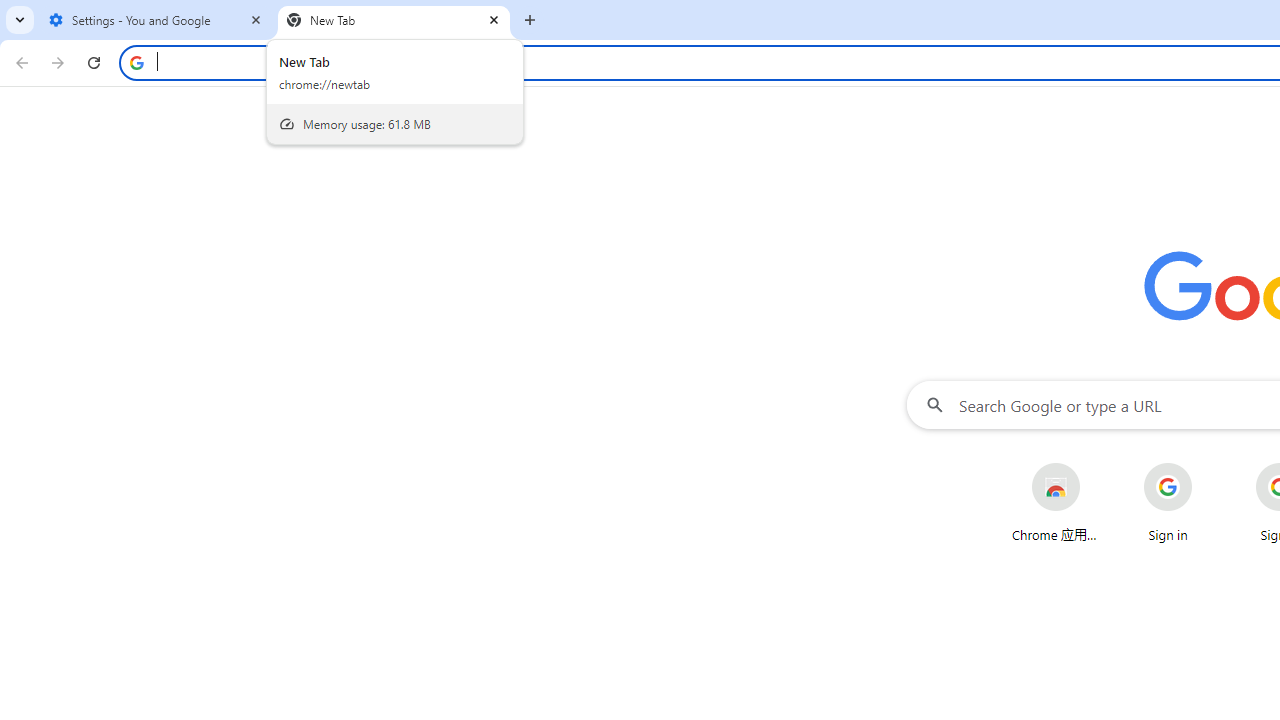 This screenshot has width=1280, height=720. What do you see at coordinates (394, 20) in the screenshot?
I see `'New Tab'` at bounding box center [394, 20].